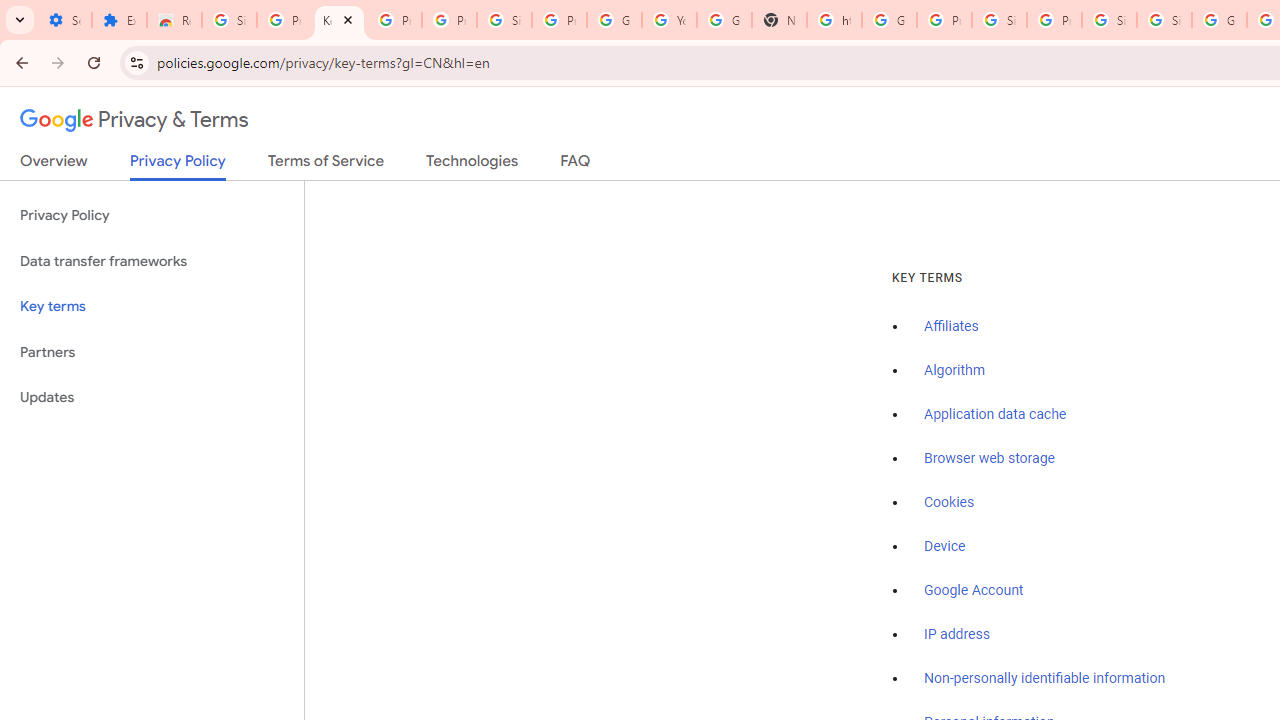 The width and height of the screenshot is (1280, 720). What do you see at coordinates (974, 589) in the screenshot?
I see `'Google Account'` at bounding box center [974, 589].